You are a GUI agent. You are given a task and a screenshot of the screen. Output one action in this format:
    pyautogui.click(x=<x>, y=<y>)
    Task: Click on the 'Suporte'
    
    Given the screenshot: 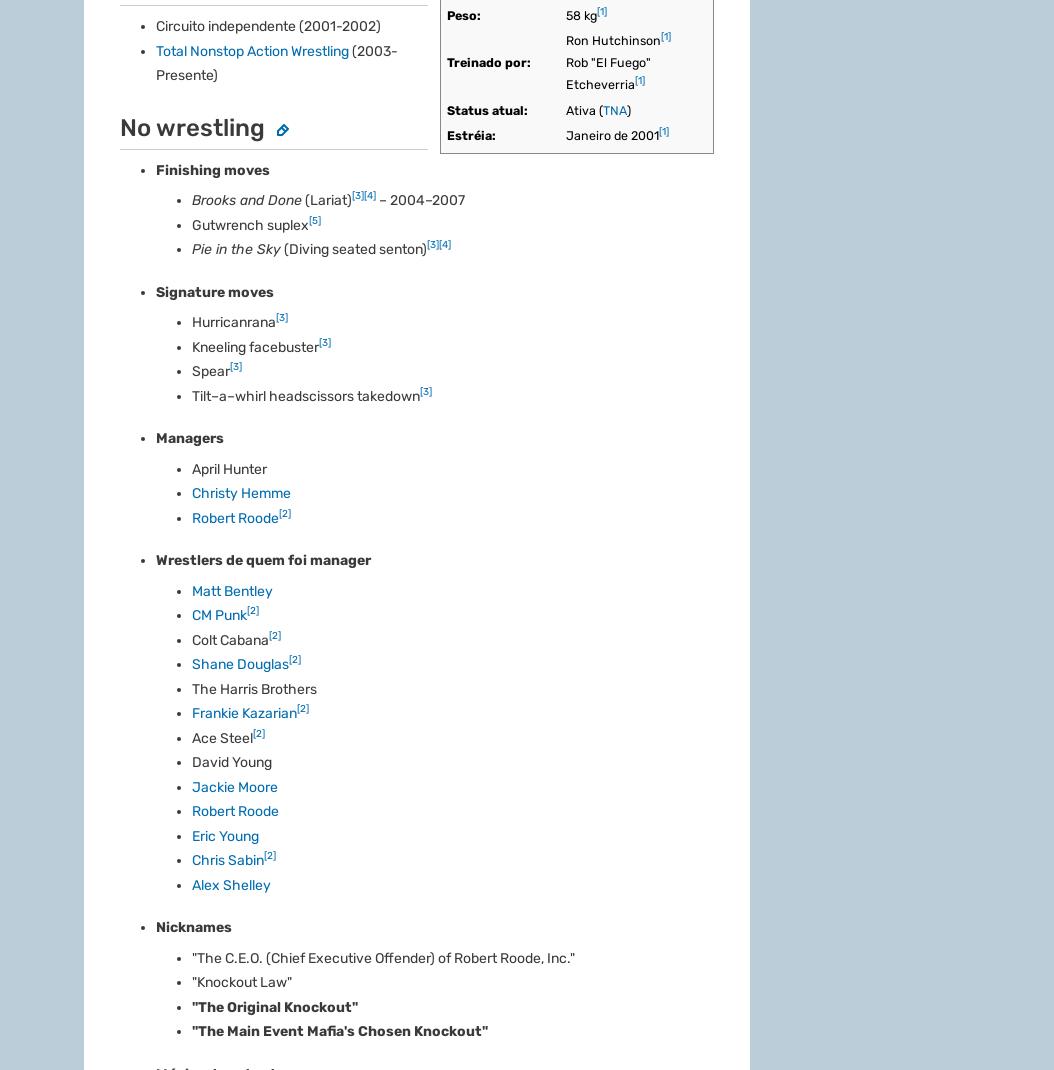 What is the action you would take?
    pyautogui.click(x=83, y=697)
    